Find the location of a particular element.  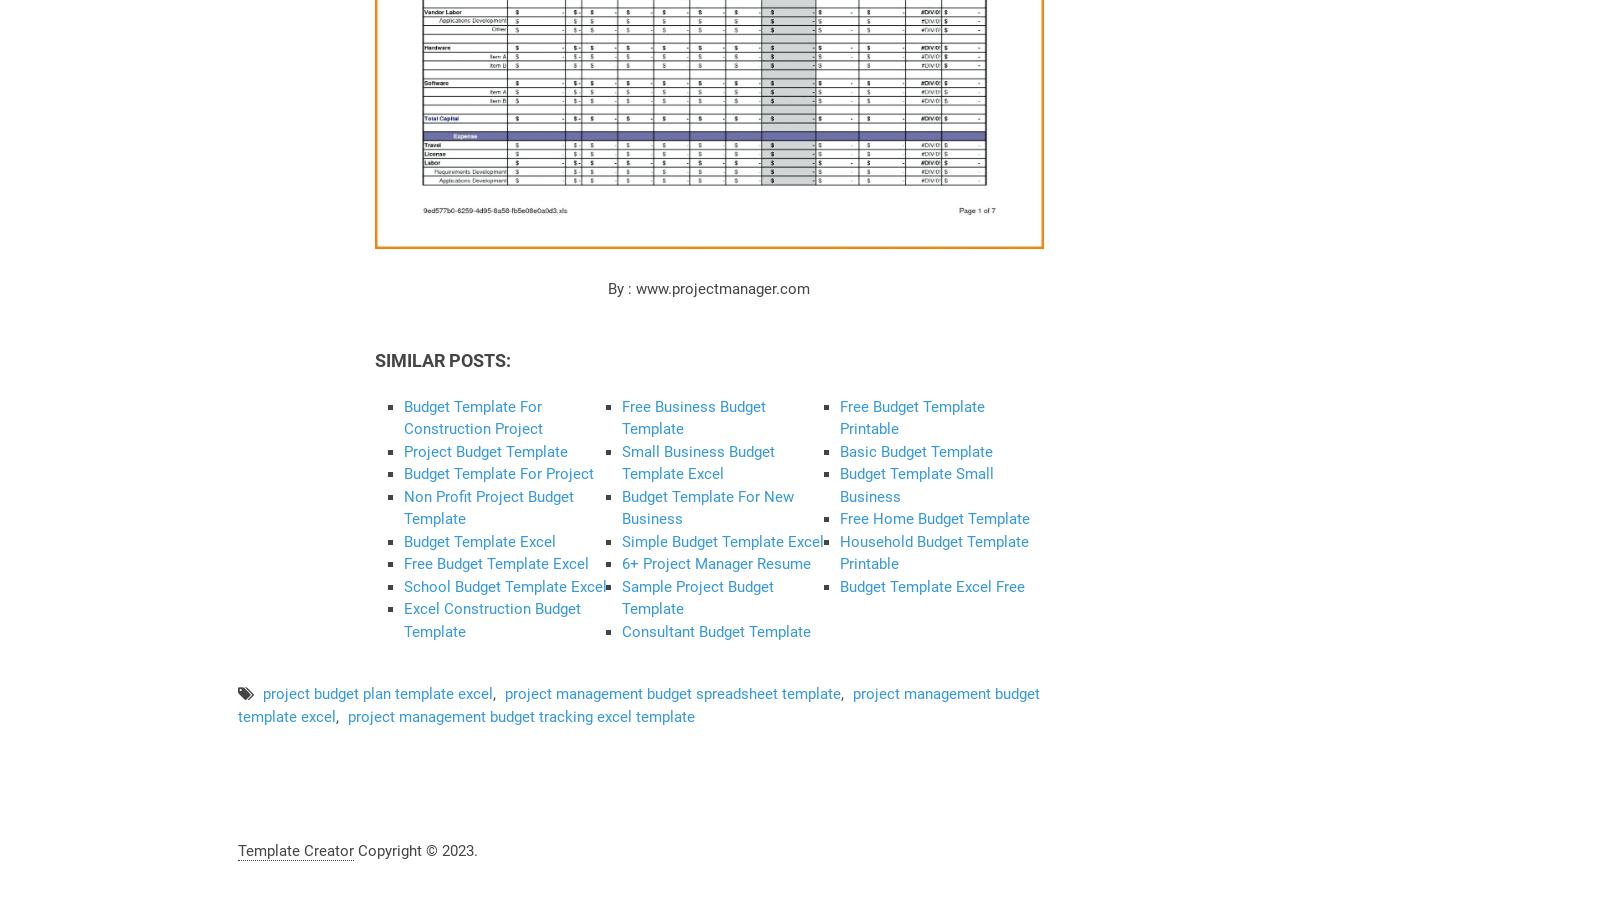

'Free Budget Template Printable' is located at coordinates (911, 417).